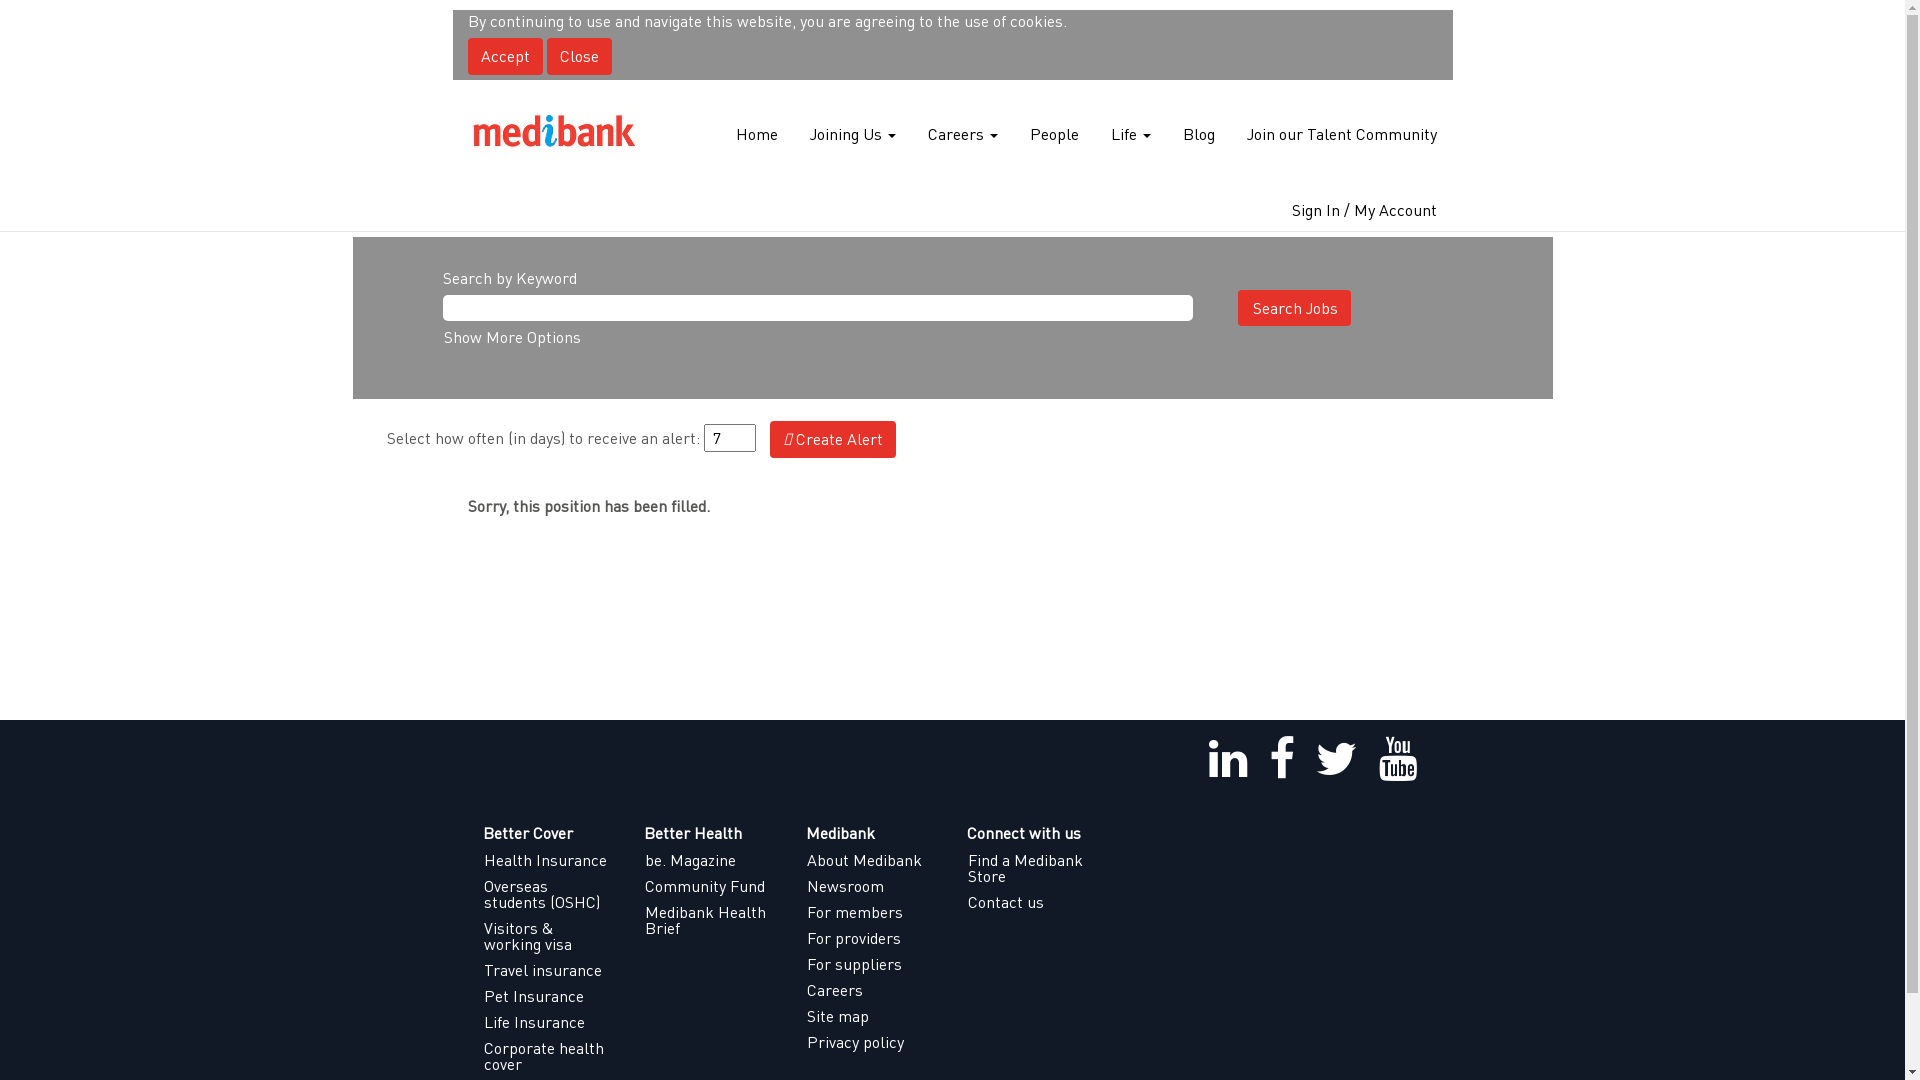  What do you see at coordinates (481, 1055) in the screenshot?
I see `'Corporate health cover'` at bounding box center [481, 1055].